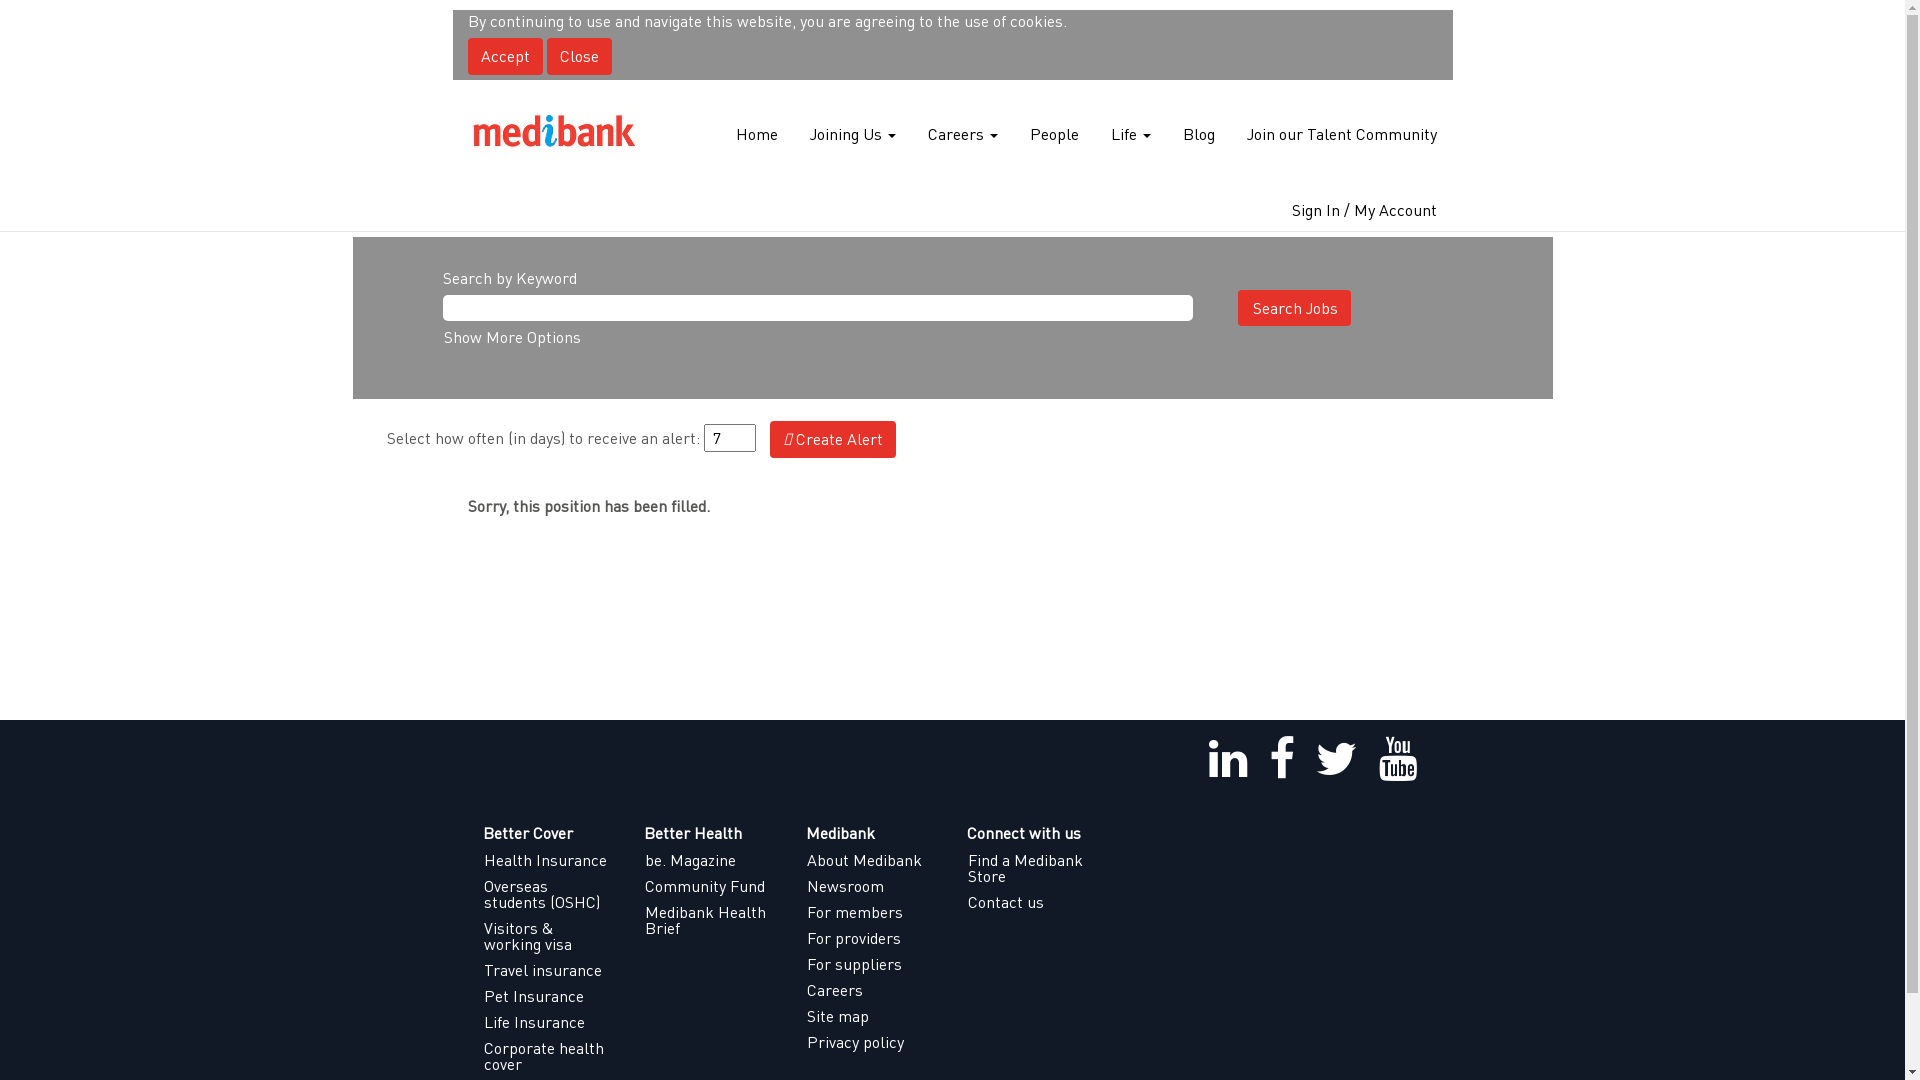  What do you see at coordinates (481, 1055) in the screenshot?
I see `'Corporate health cover'` at bounding box center [481, 1055].